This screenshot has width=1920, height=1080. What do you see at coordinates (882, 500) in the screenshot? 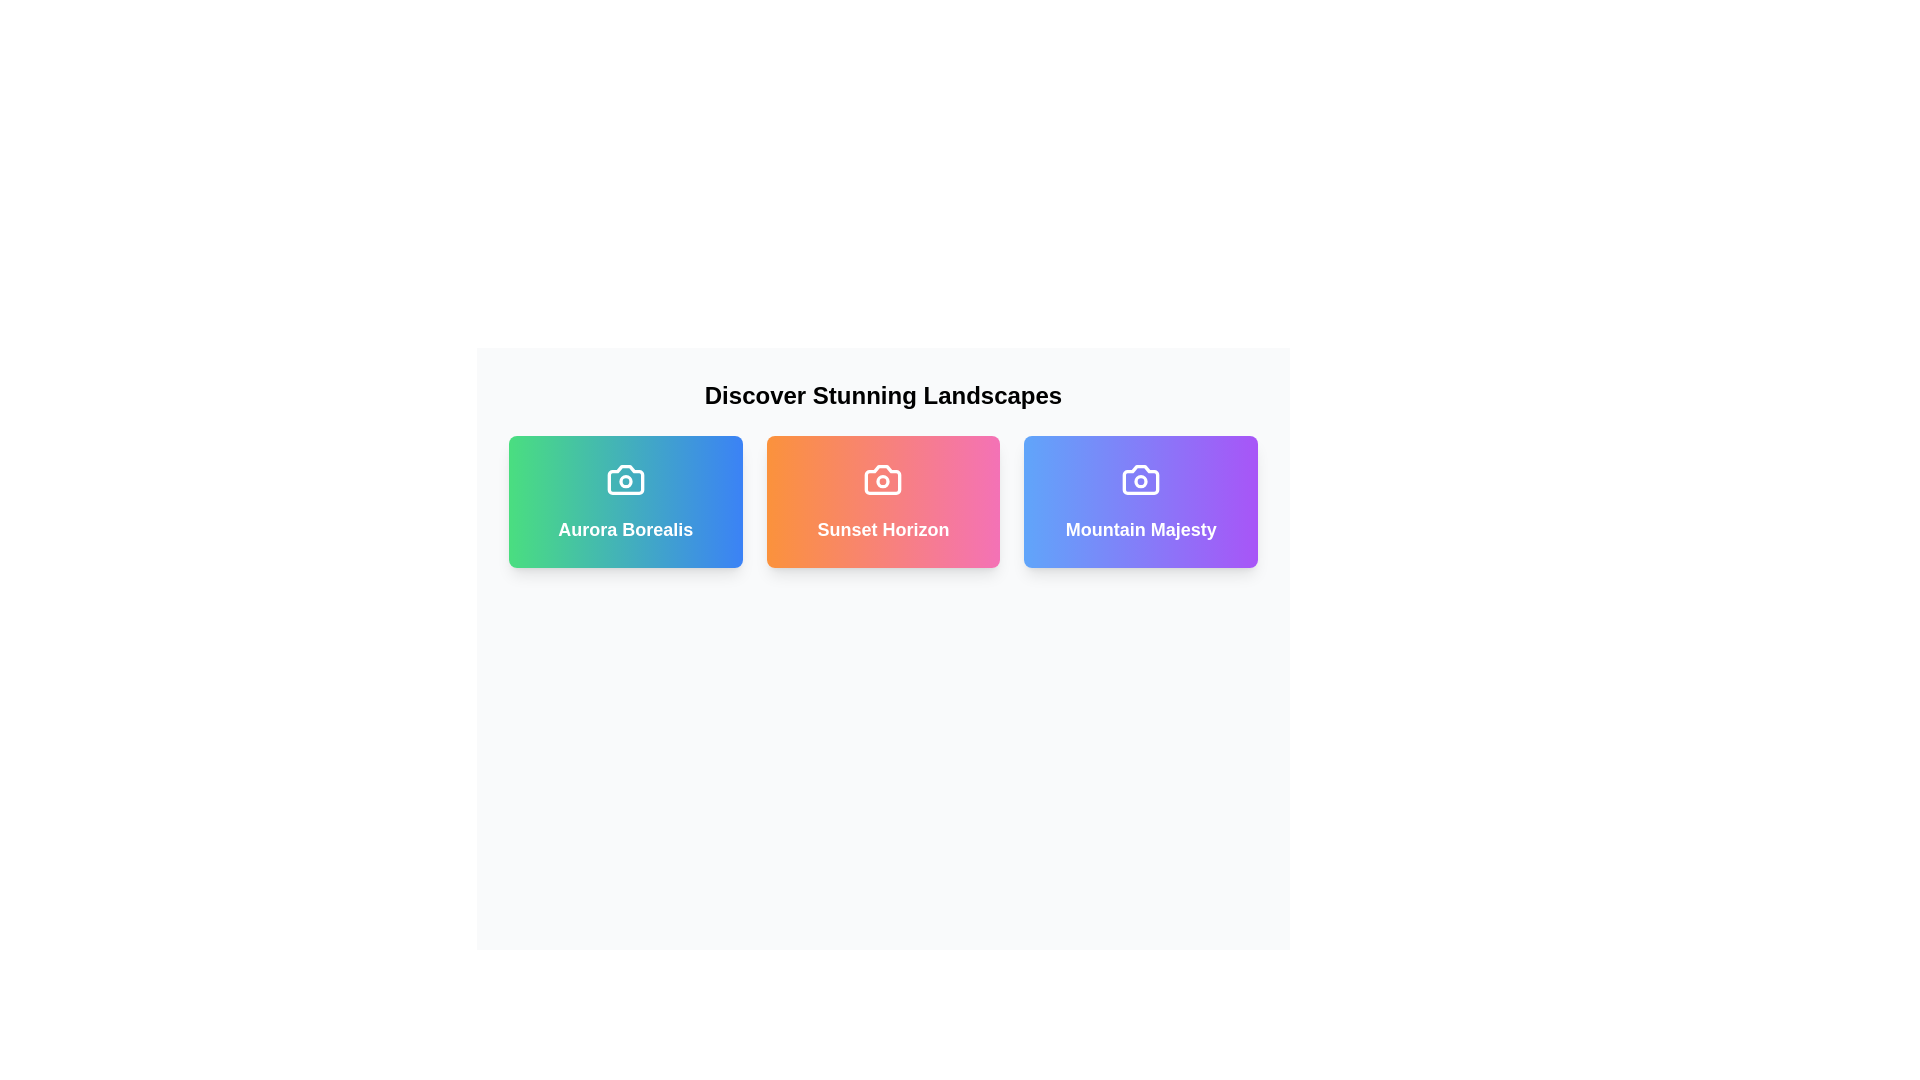
I see `the 'Sunset Horizon' card` at bounding box center [882, 500].